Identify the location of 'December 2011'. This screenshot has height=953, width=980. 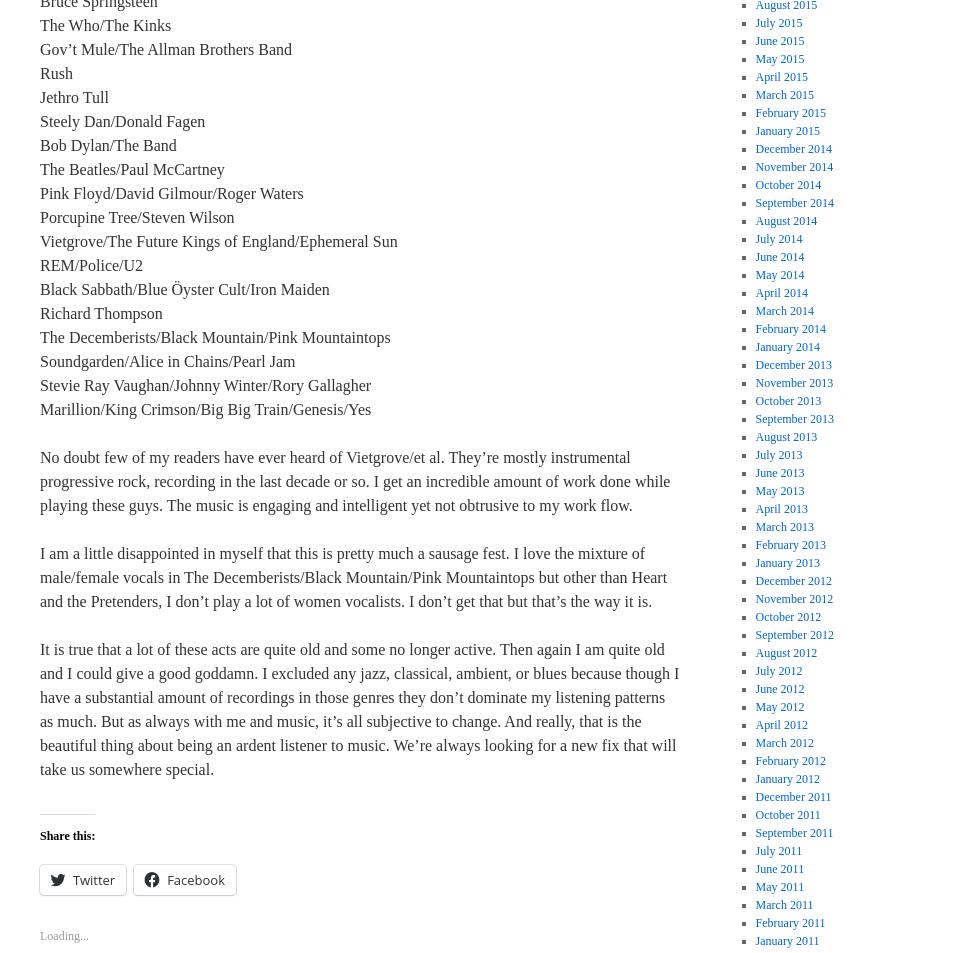
(793, 796).